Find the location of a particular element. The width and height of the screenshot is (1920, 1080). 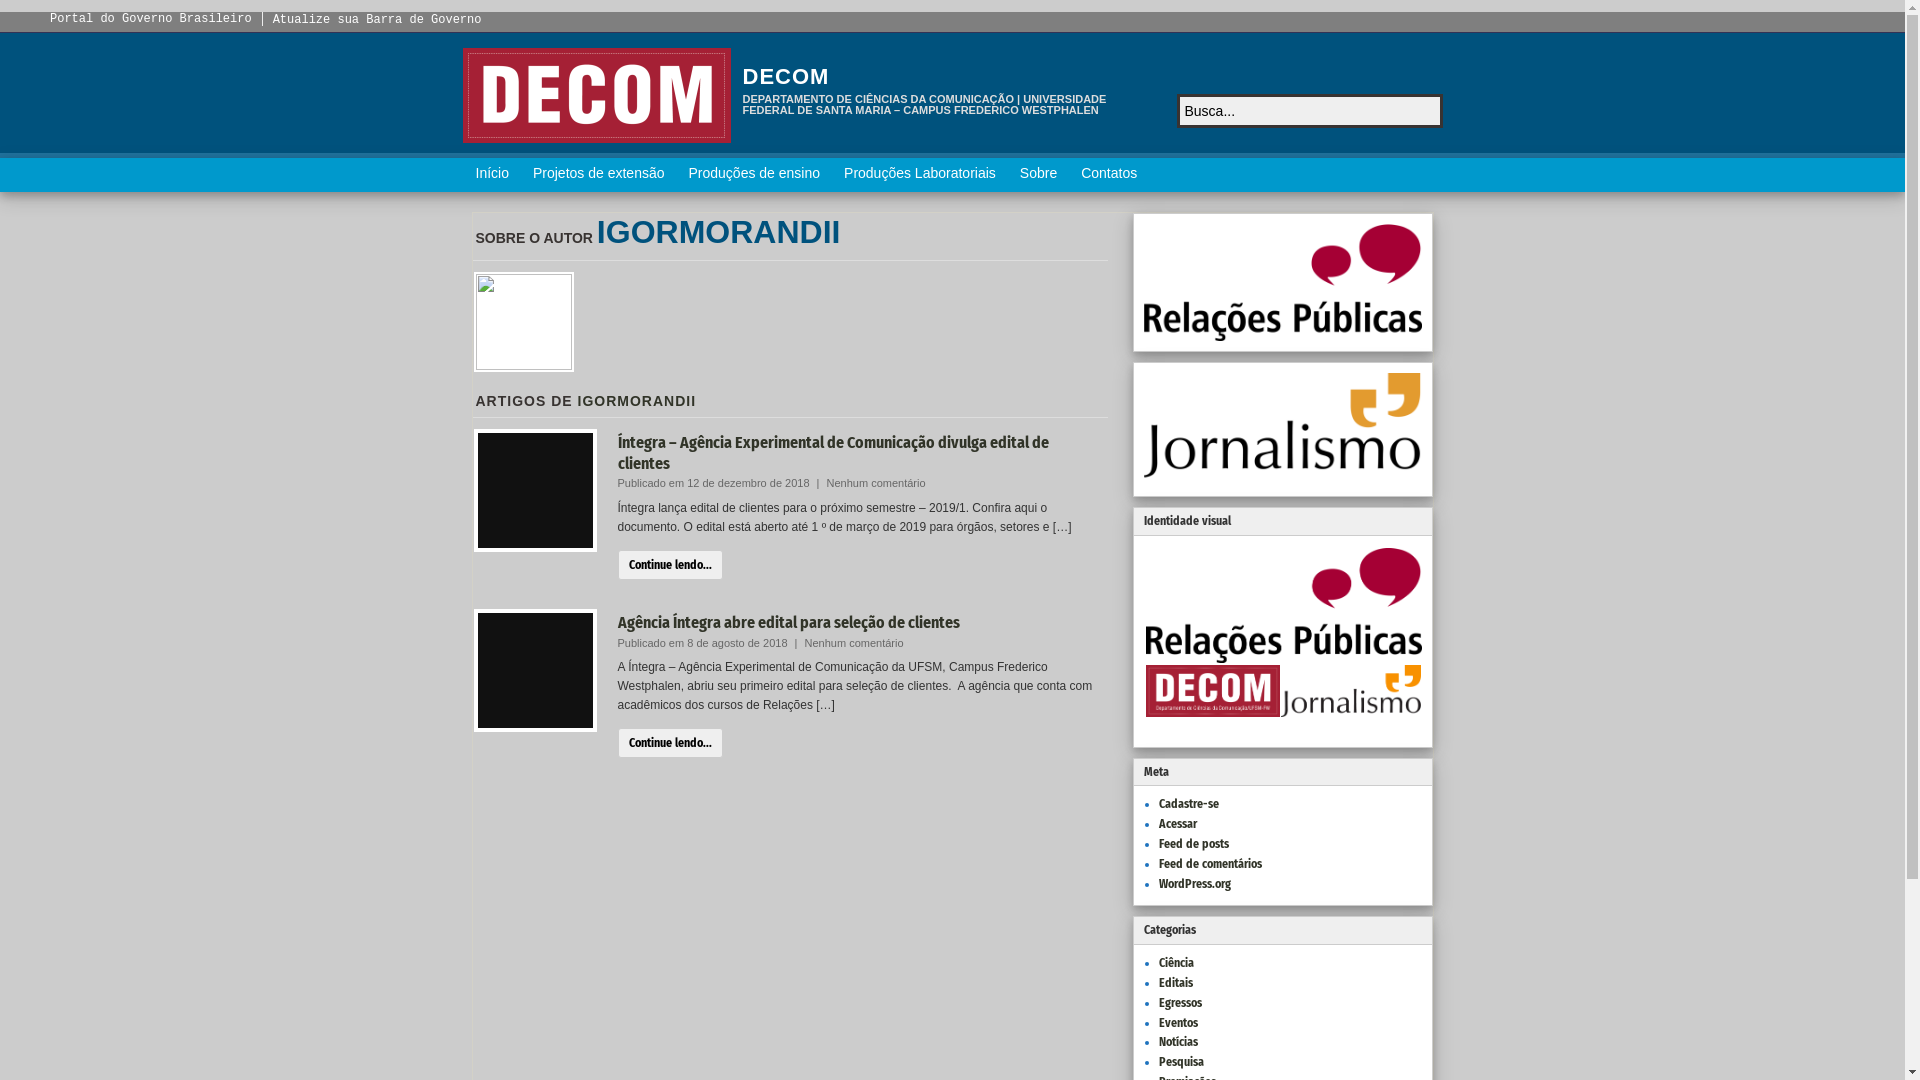

'Continue lendo...' is located at coordinates (670, 564).